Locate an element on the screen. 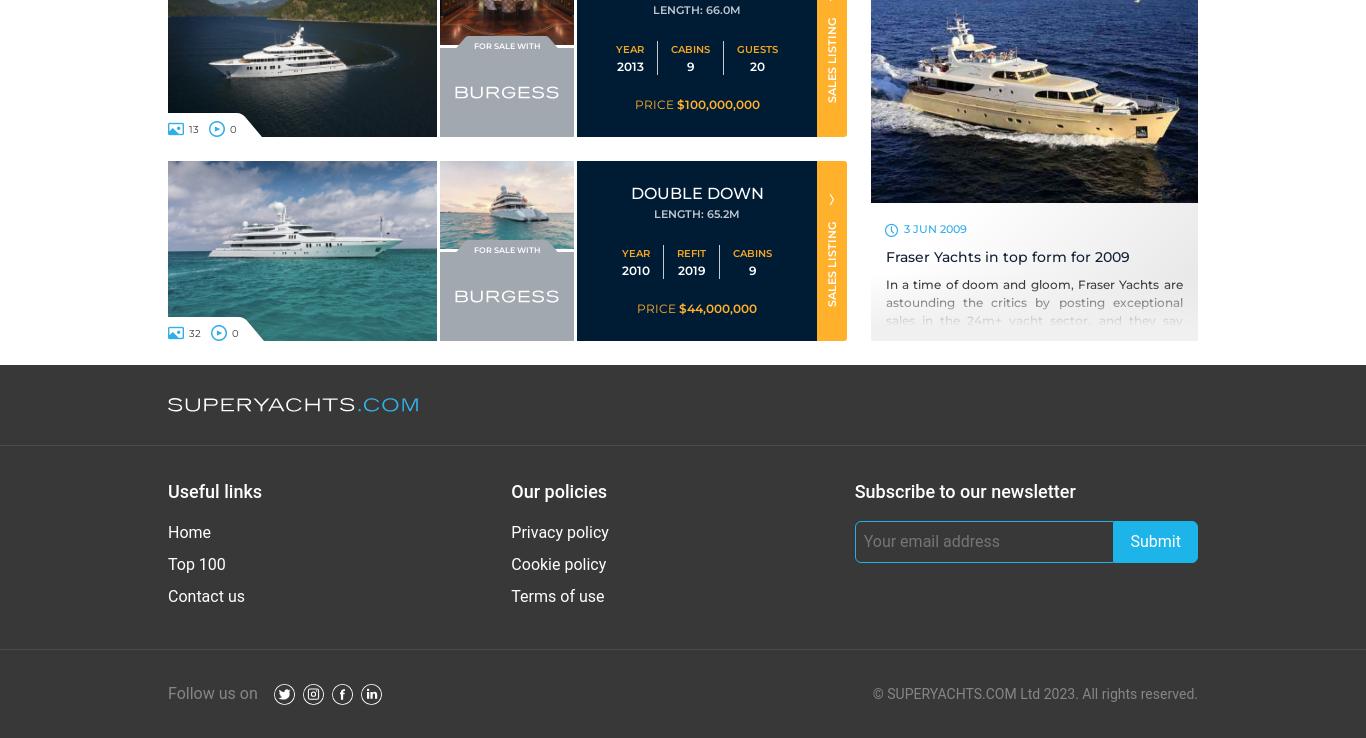 The image size is (1366, 738). '3 Jun 2009' is located at coordinates (934, 226).